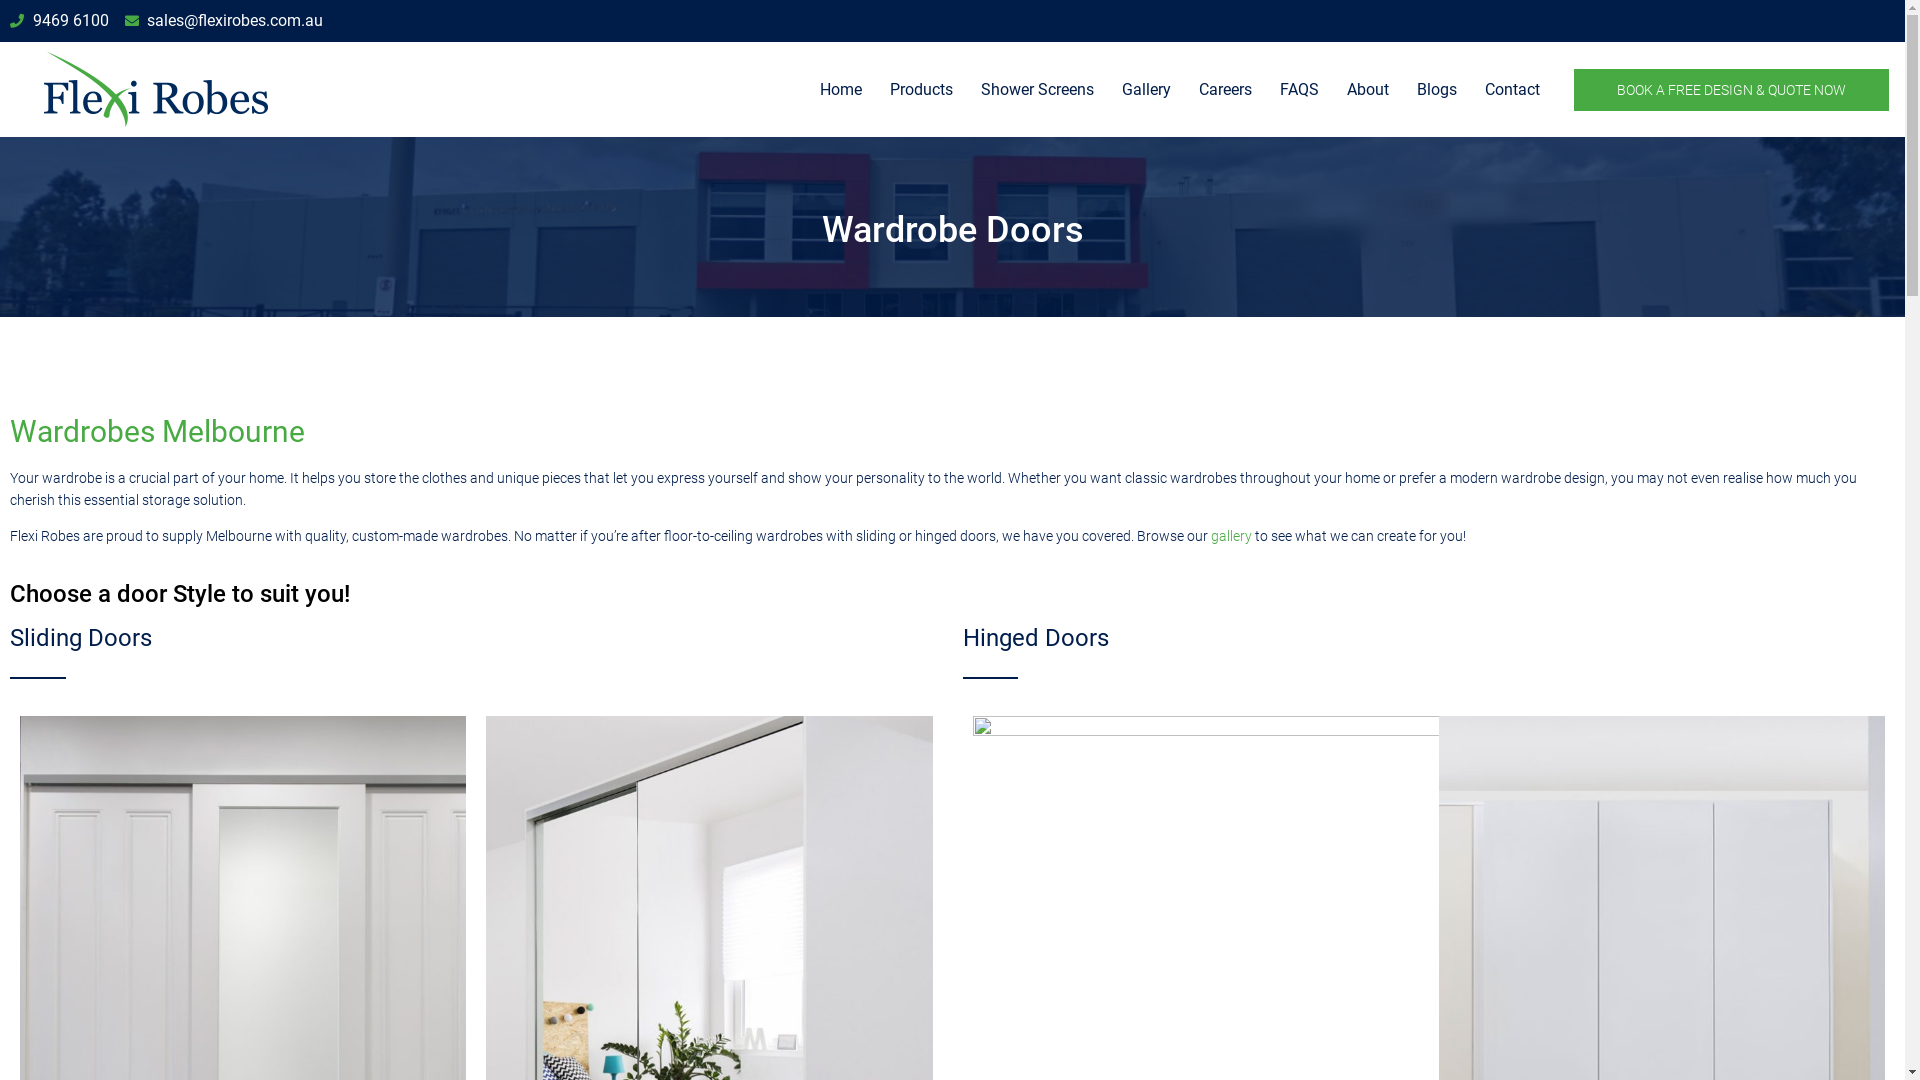  Describe the element at coordinates (1224, 88) in the screenshot. I see `'Careers'` at that location.